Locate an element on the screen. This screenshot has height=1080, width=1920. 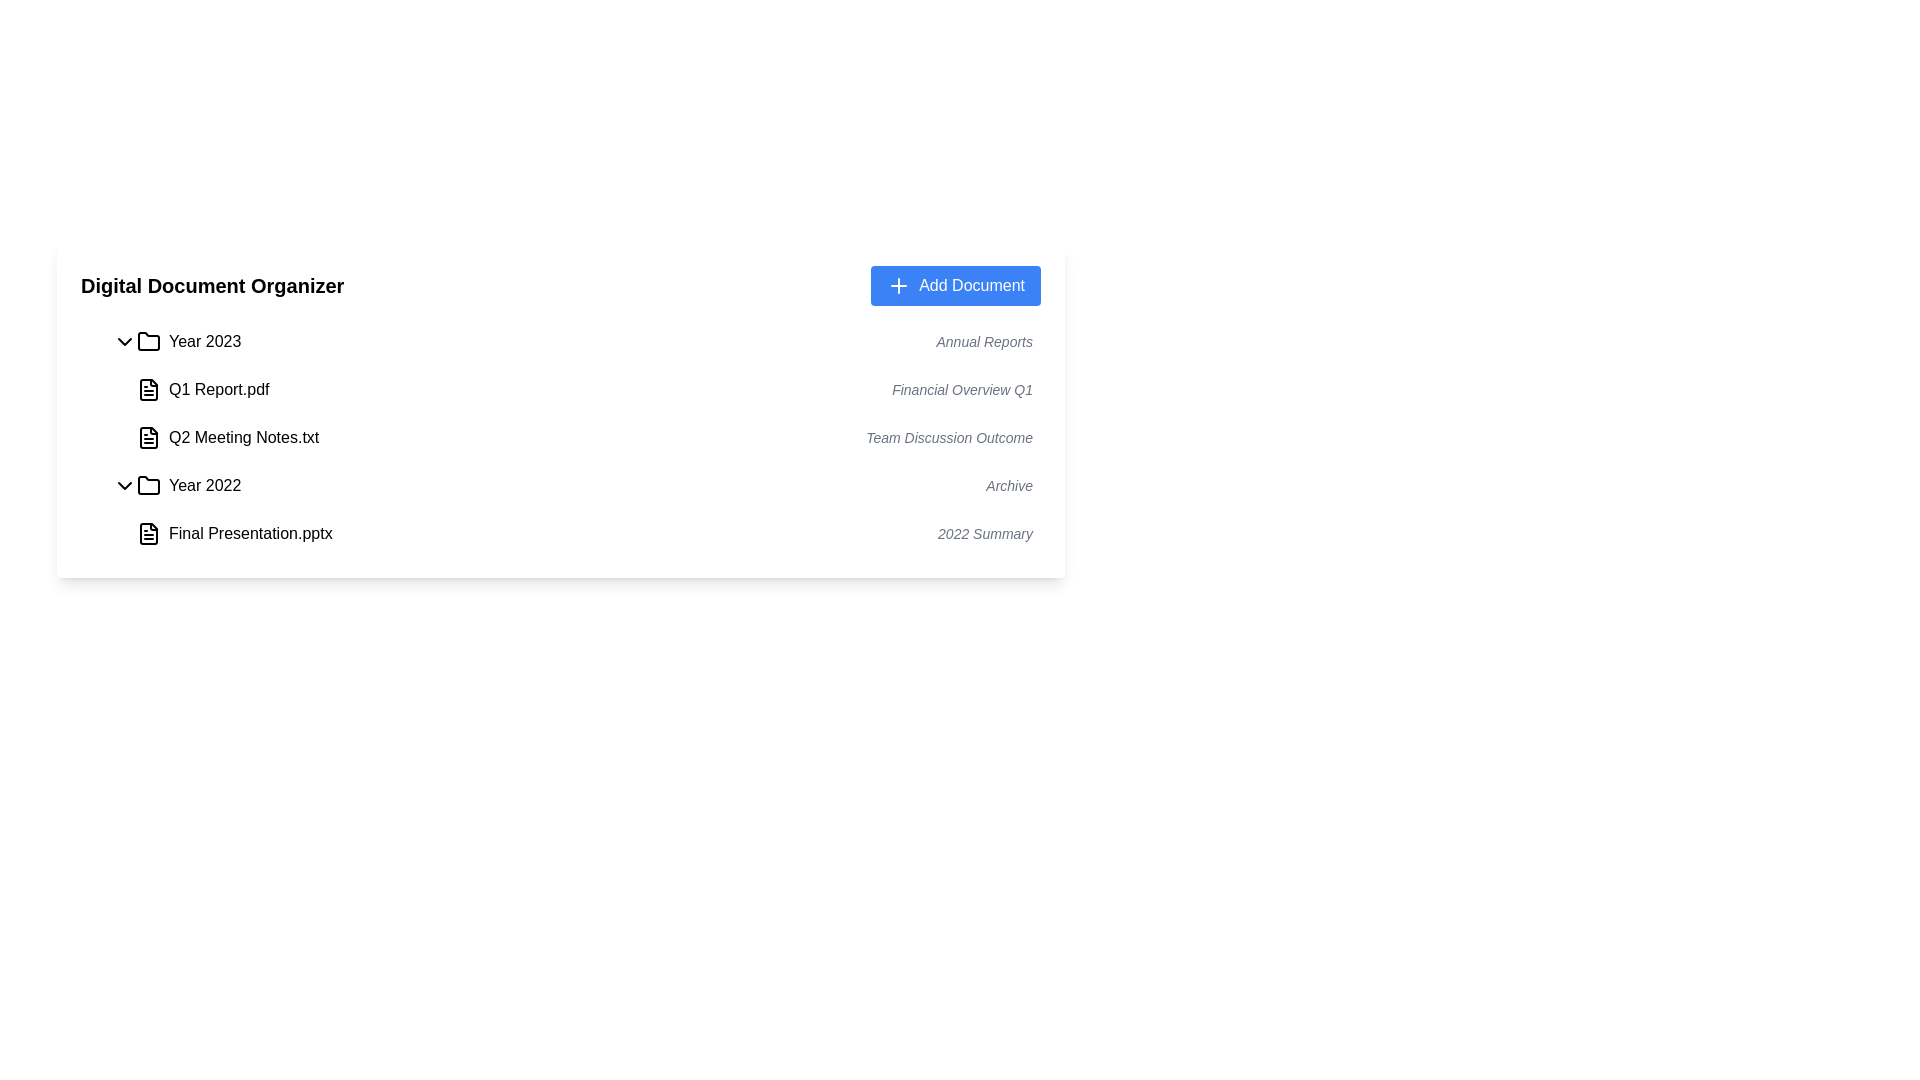
the blue cross icon within the 'Add Document' button is located at coordinates (898, 285).